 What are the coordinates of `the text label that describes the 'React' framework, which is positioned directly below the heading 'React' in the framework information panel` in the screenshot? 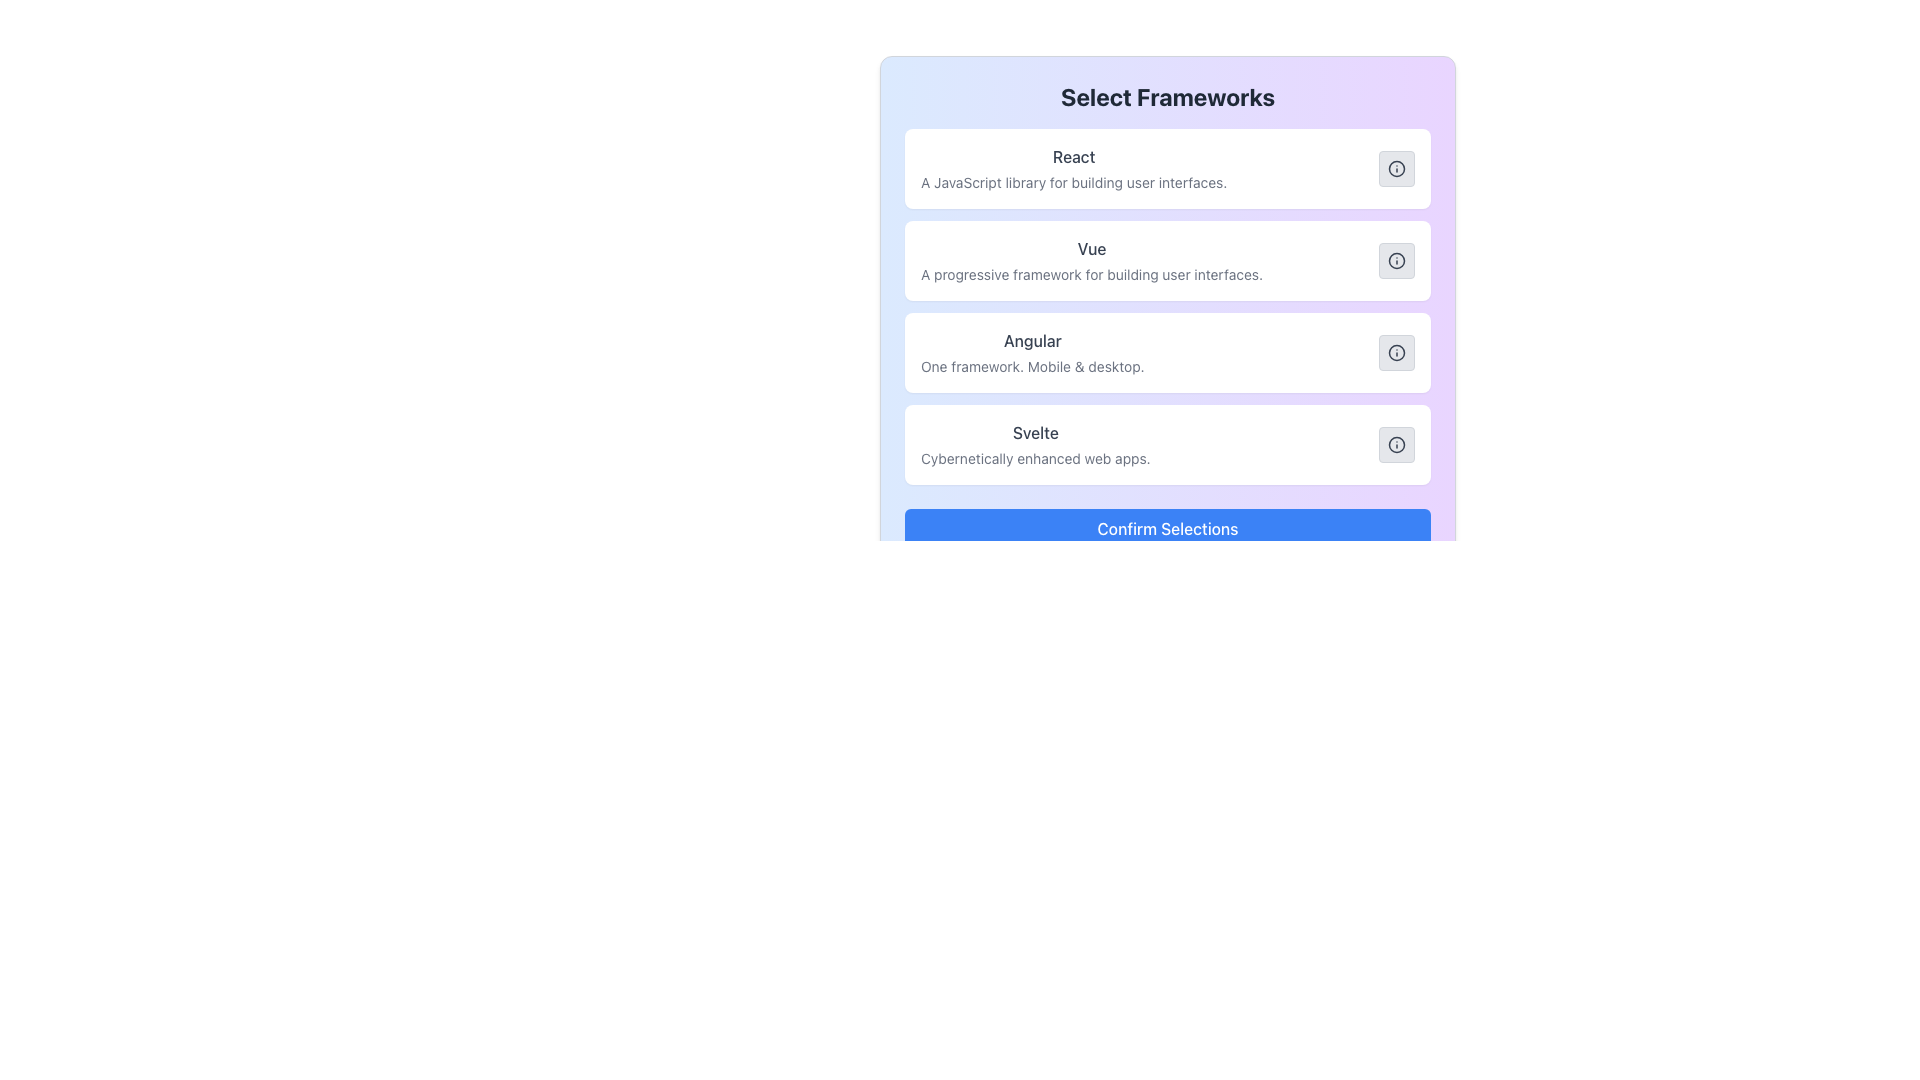 It's located at (1073, 182).